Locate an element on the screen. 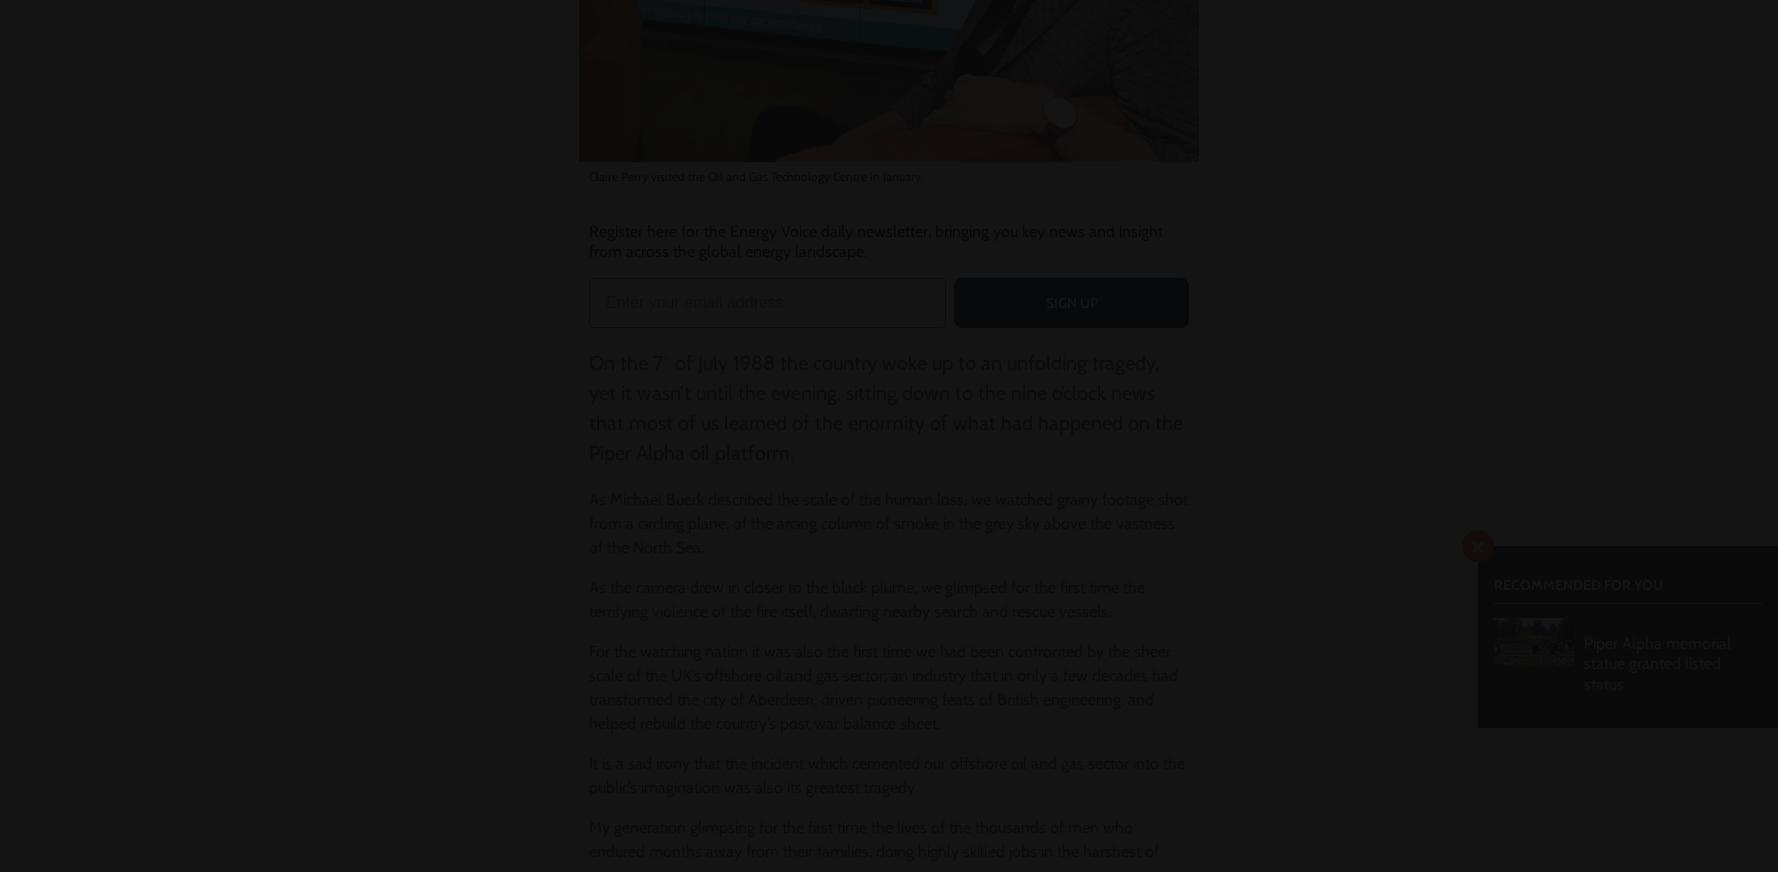  'Piper Alpha memorial statue granted listed status' is located at coordinates (1657, 662).